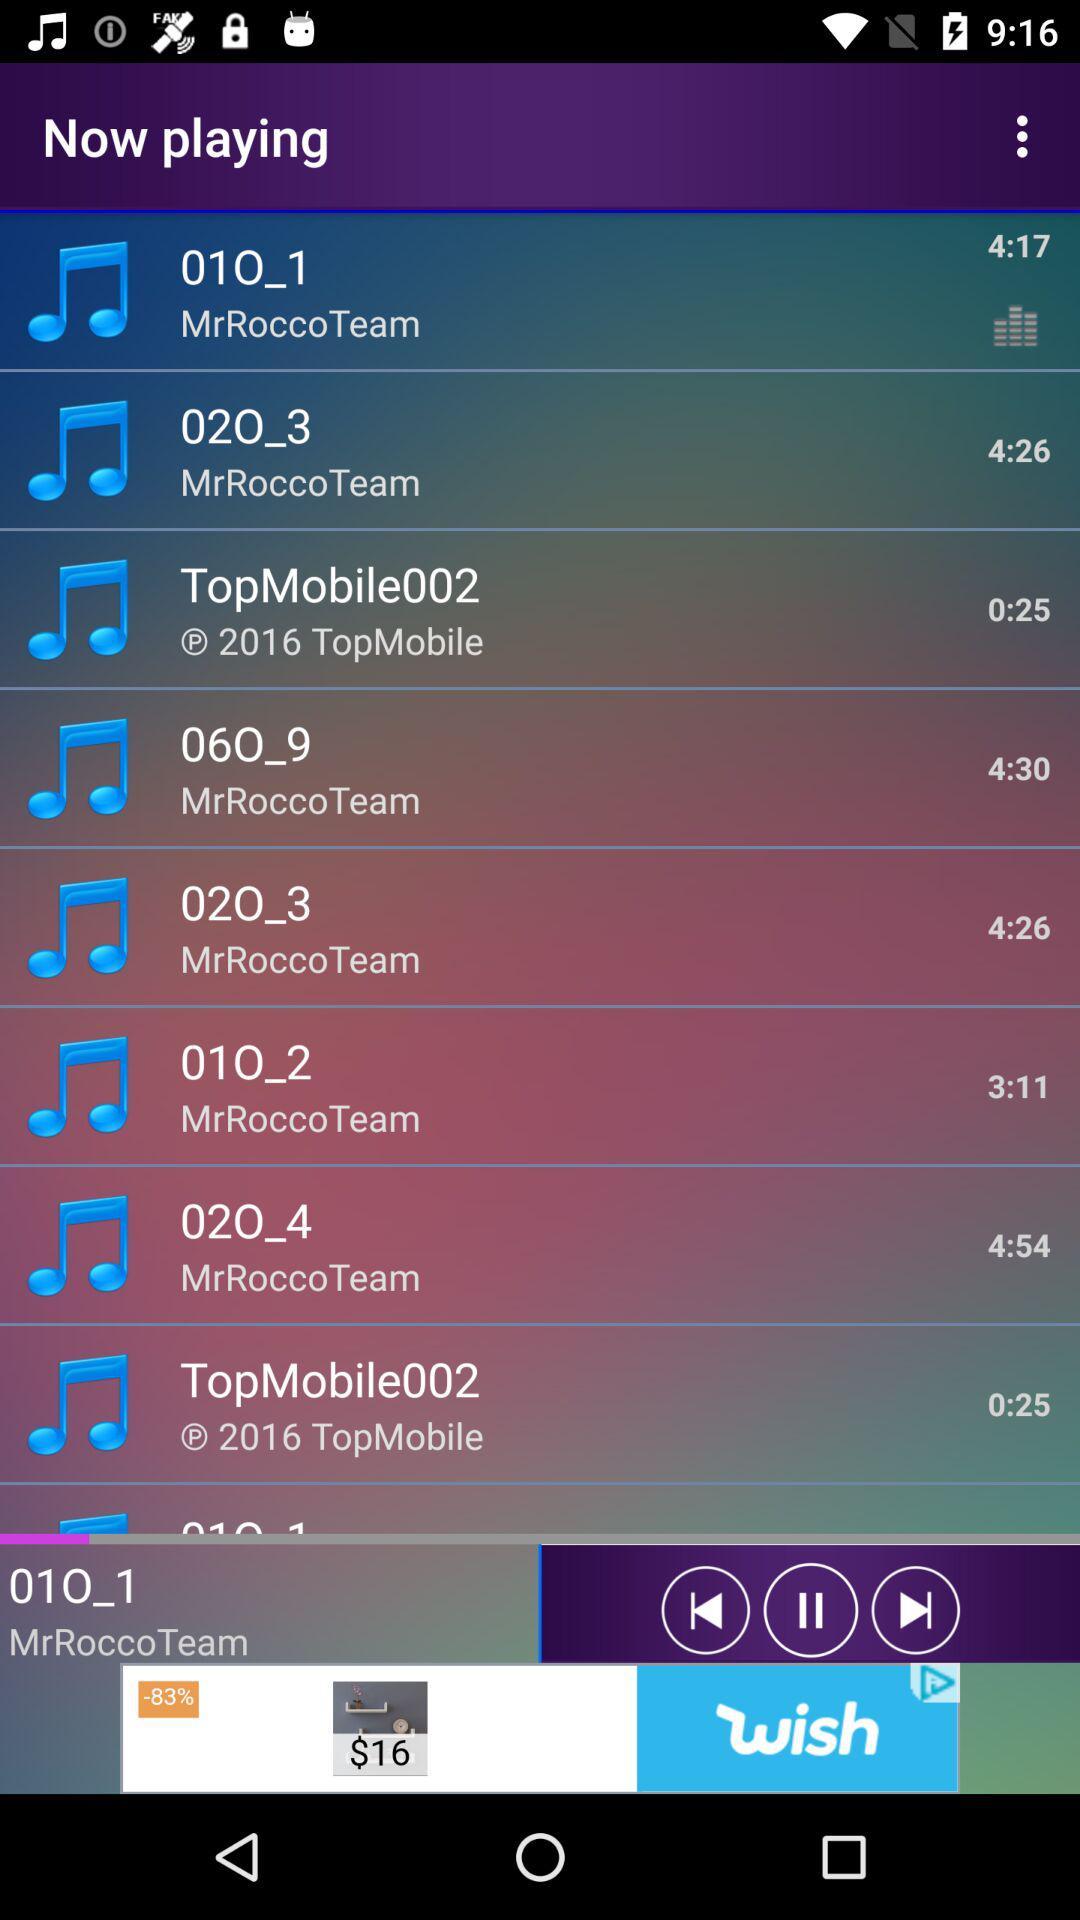 The height and width of the screenshot is (1920, 1080). What do you see at coordinates (810, 1610) in the screenshot?
I see `pause this audio` at bounding box center [810, 1610].